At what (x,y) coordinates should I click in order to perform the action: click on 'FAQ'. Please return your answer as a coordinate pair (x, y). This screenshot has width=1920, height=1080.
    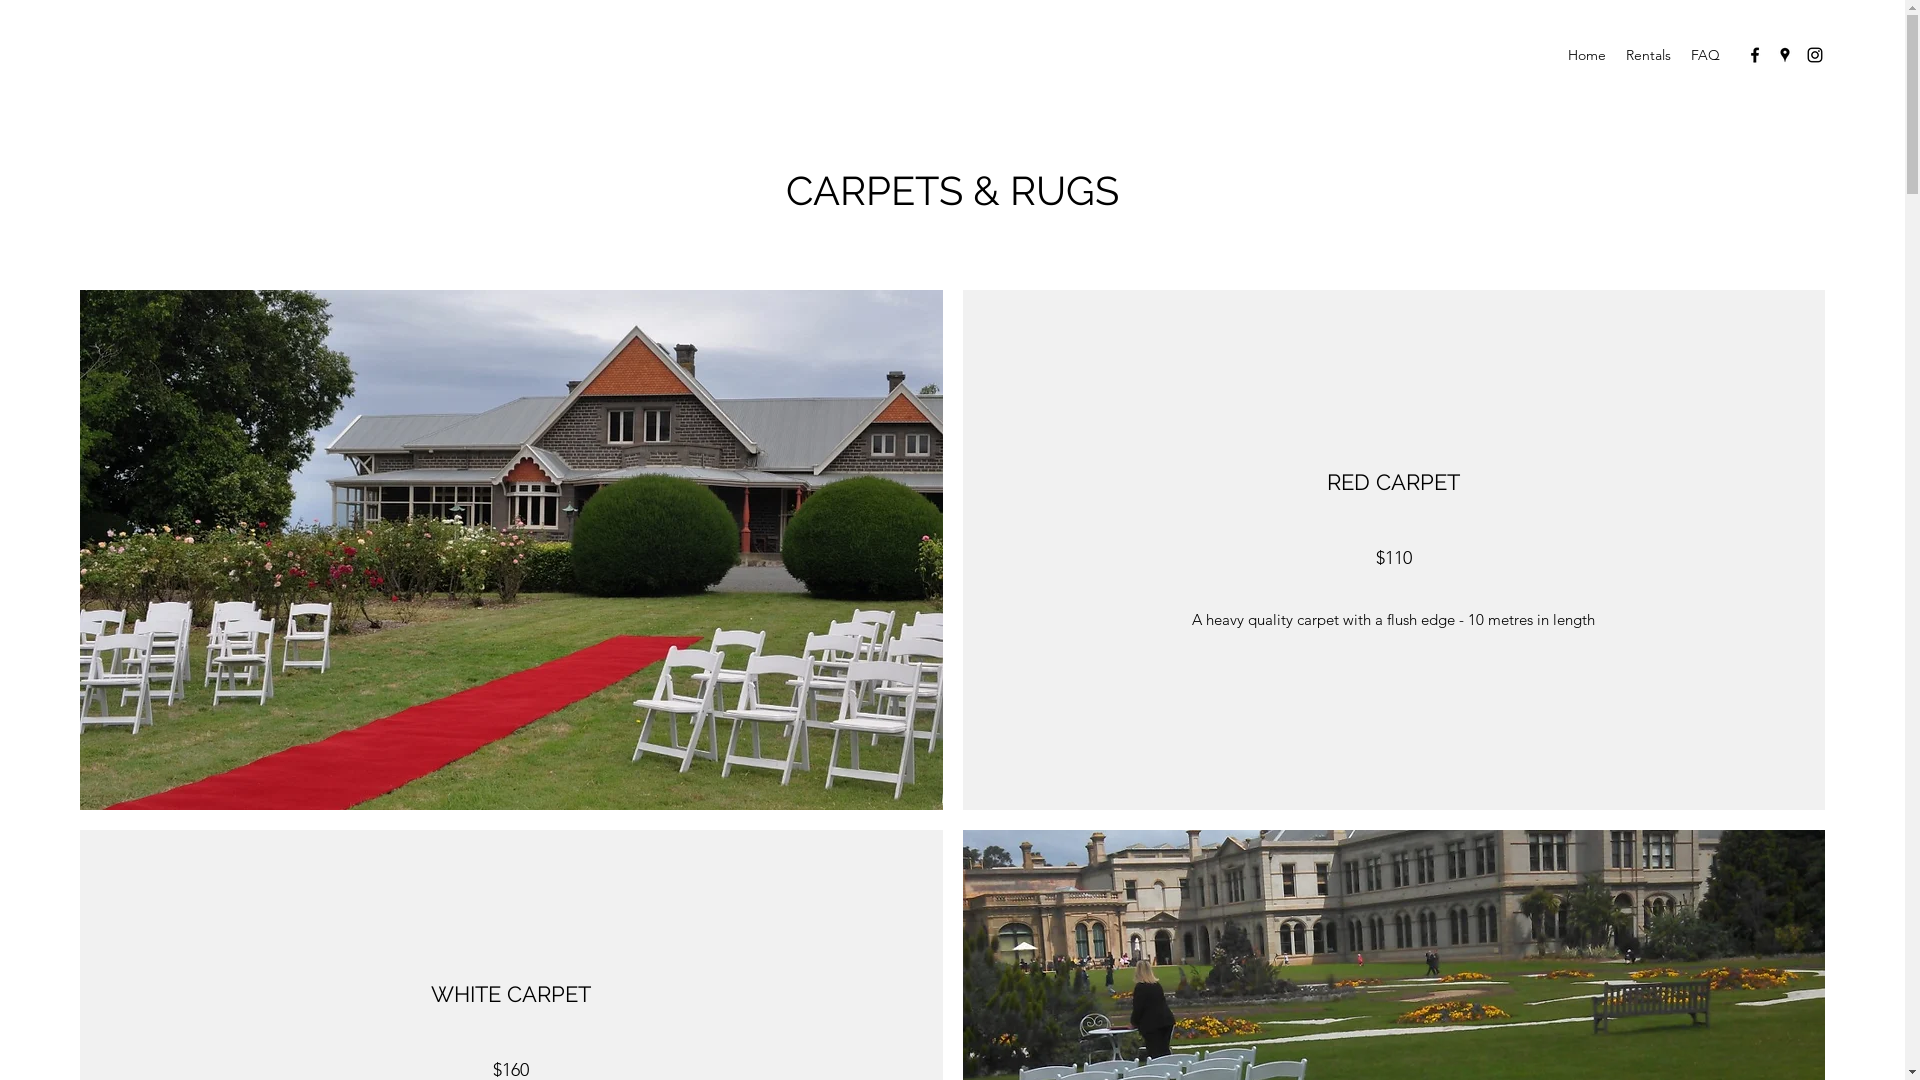
    Looking at the image, I should click on (1704, 53).